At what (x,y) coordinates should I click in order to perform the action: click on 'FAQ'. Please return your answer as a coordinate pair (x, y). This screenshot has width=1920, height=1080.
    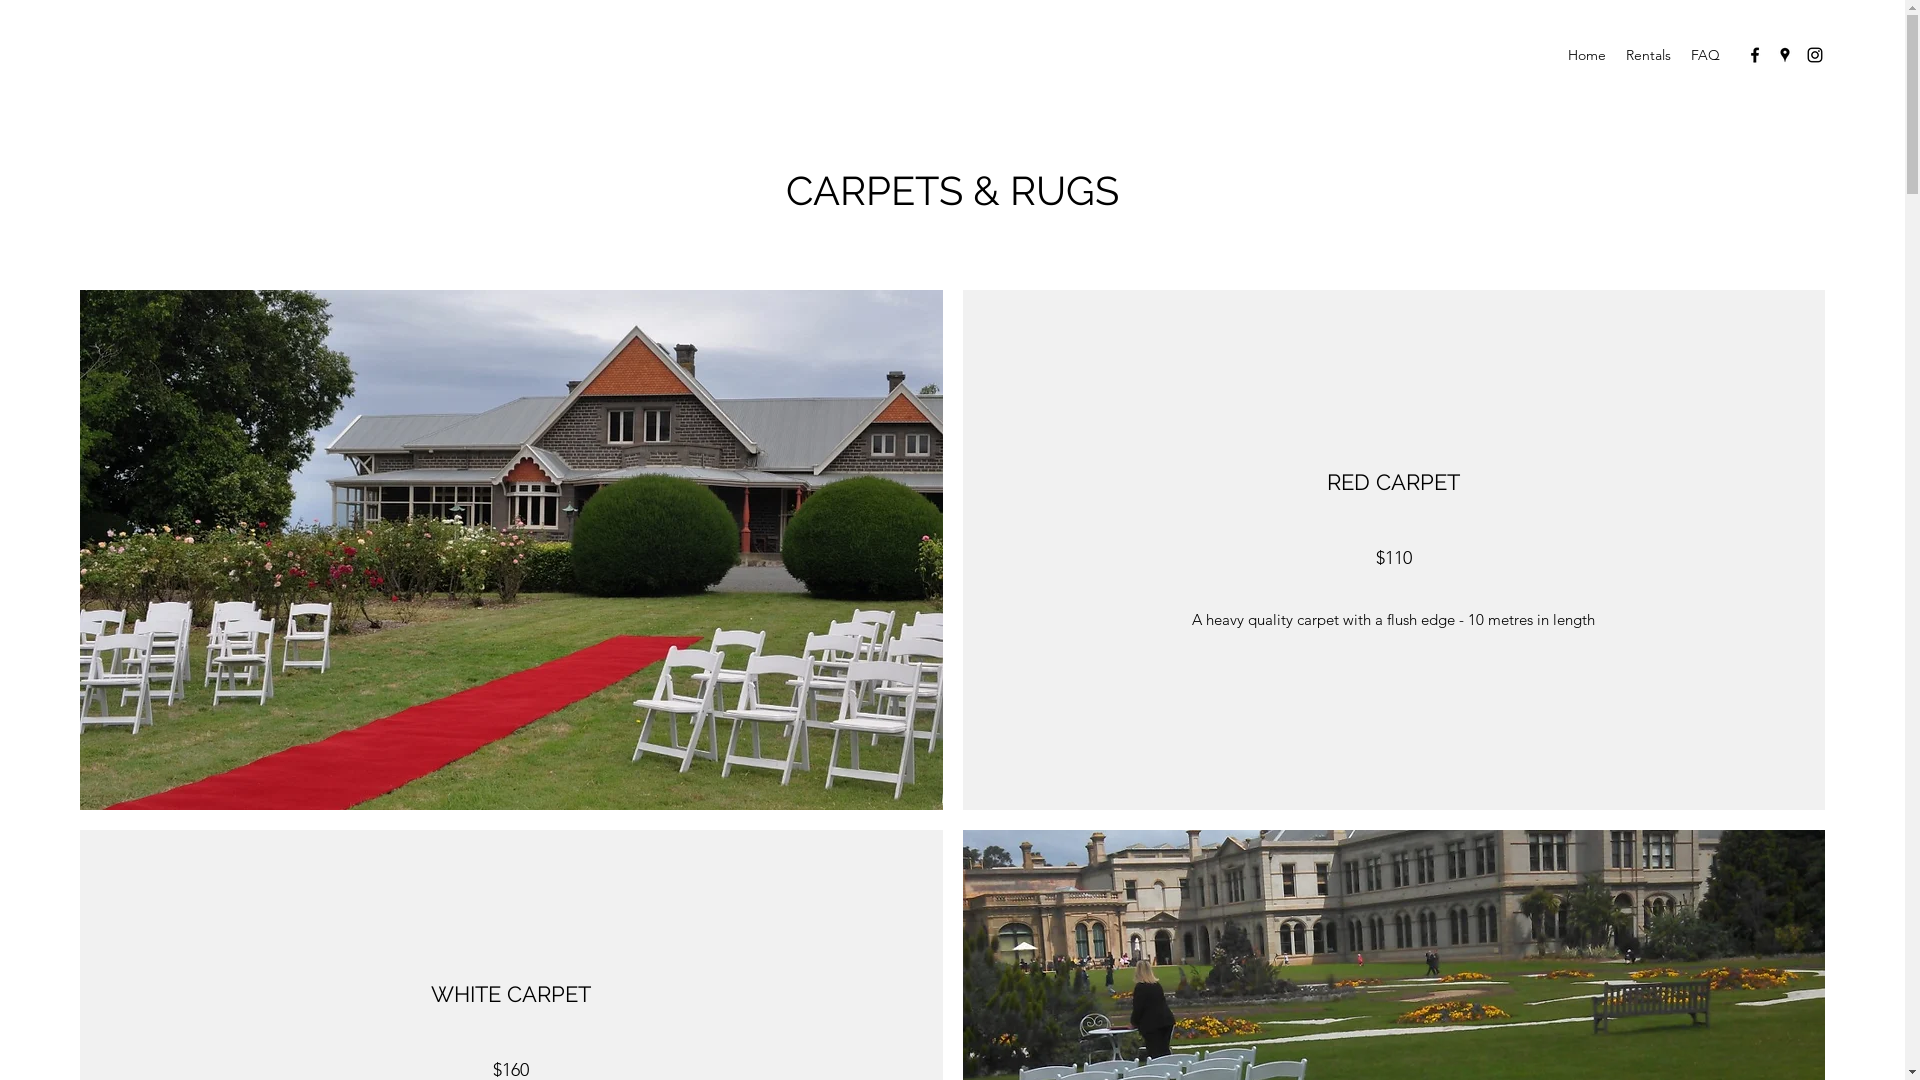
    Looking at the image, I should click on (1704, 53).